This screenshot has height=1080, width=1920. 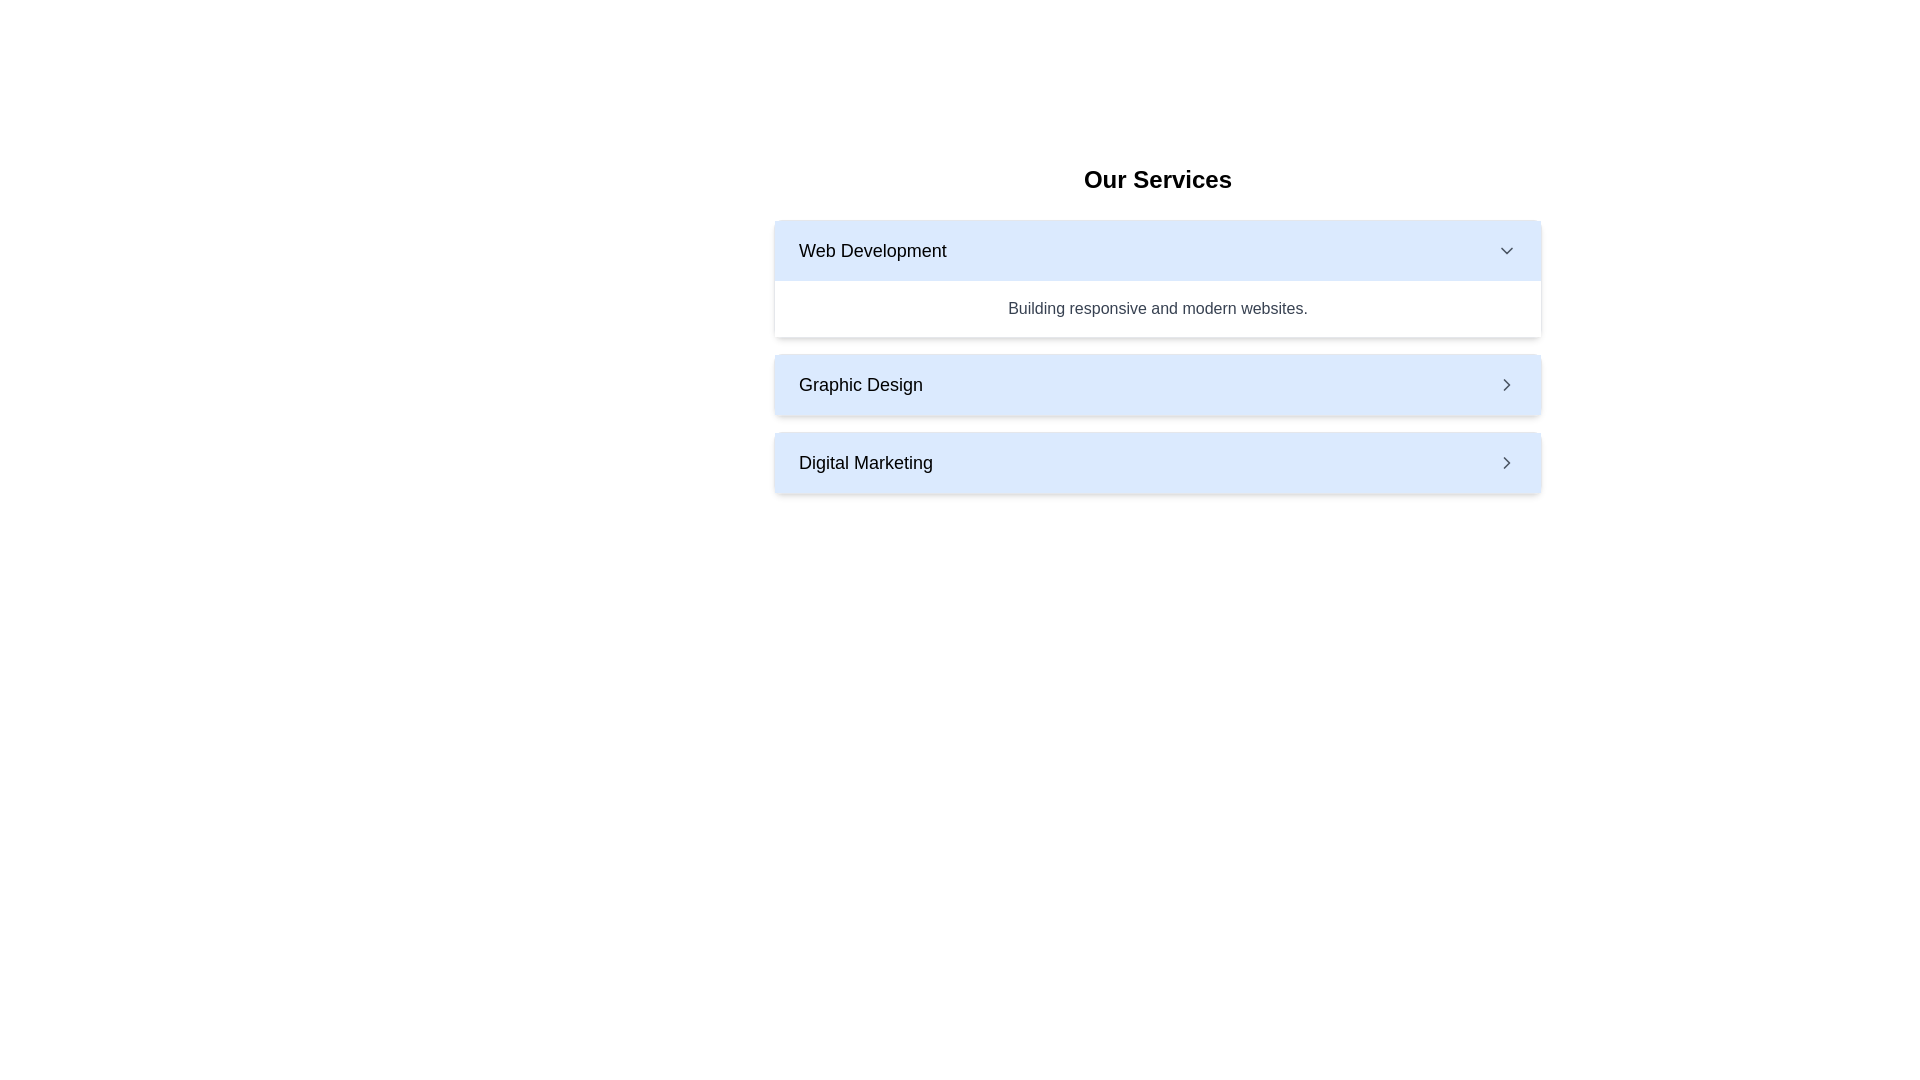 What do you see at coordinates (1157, 385) in the screenshot?
I see `the 'Graphic Design' button via keyboard navigation` at bounding box center [1157, 385].